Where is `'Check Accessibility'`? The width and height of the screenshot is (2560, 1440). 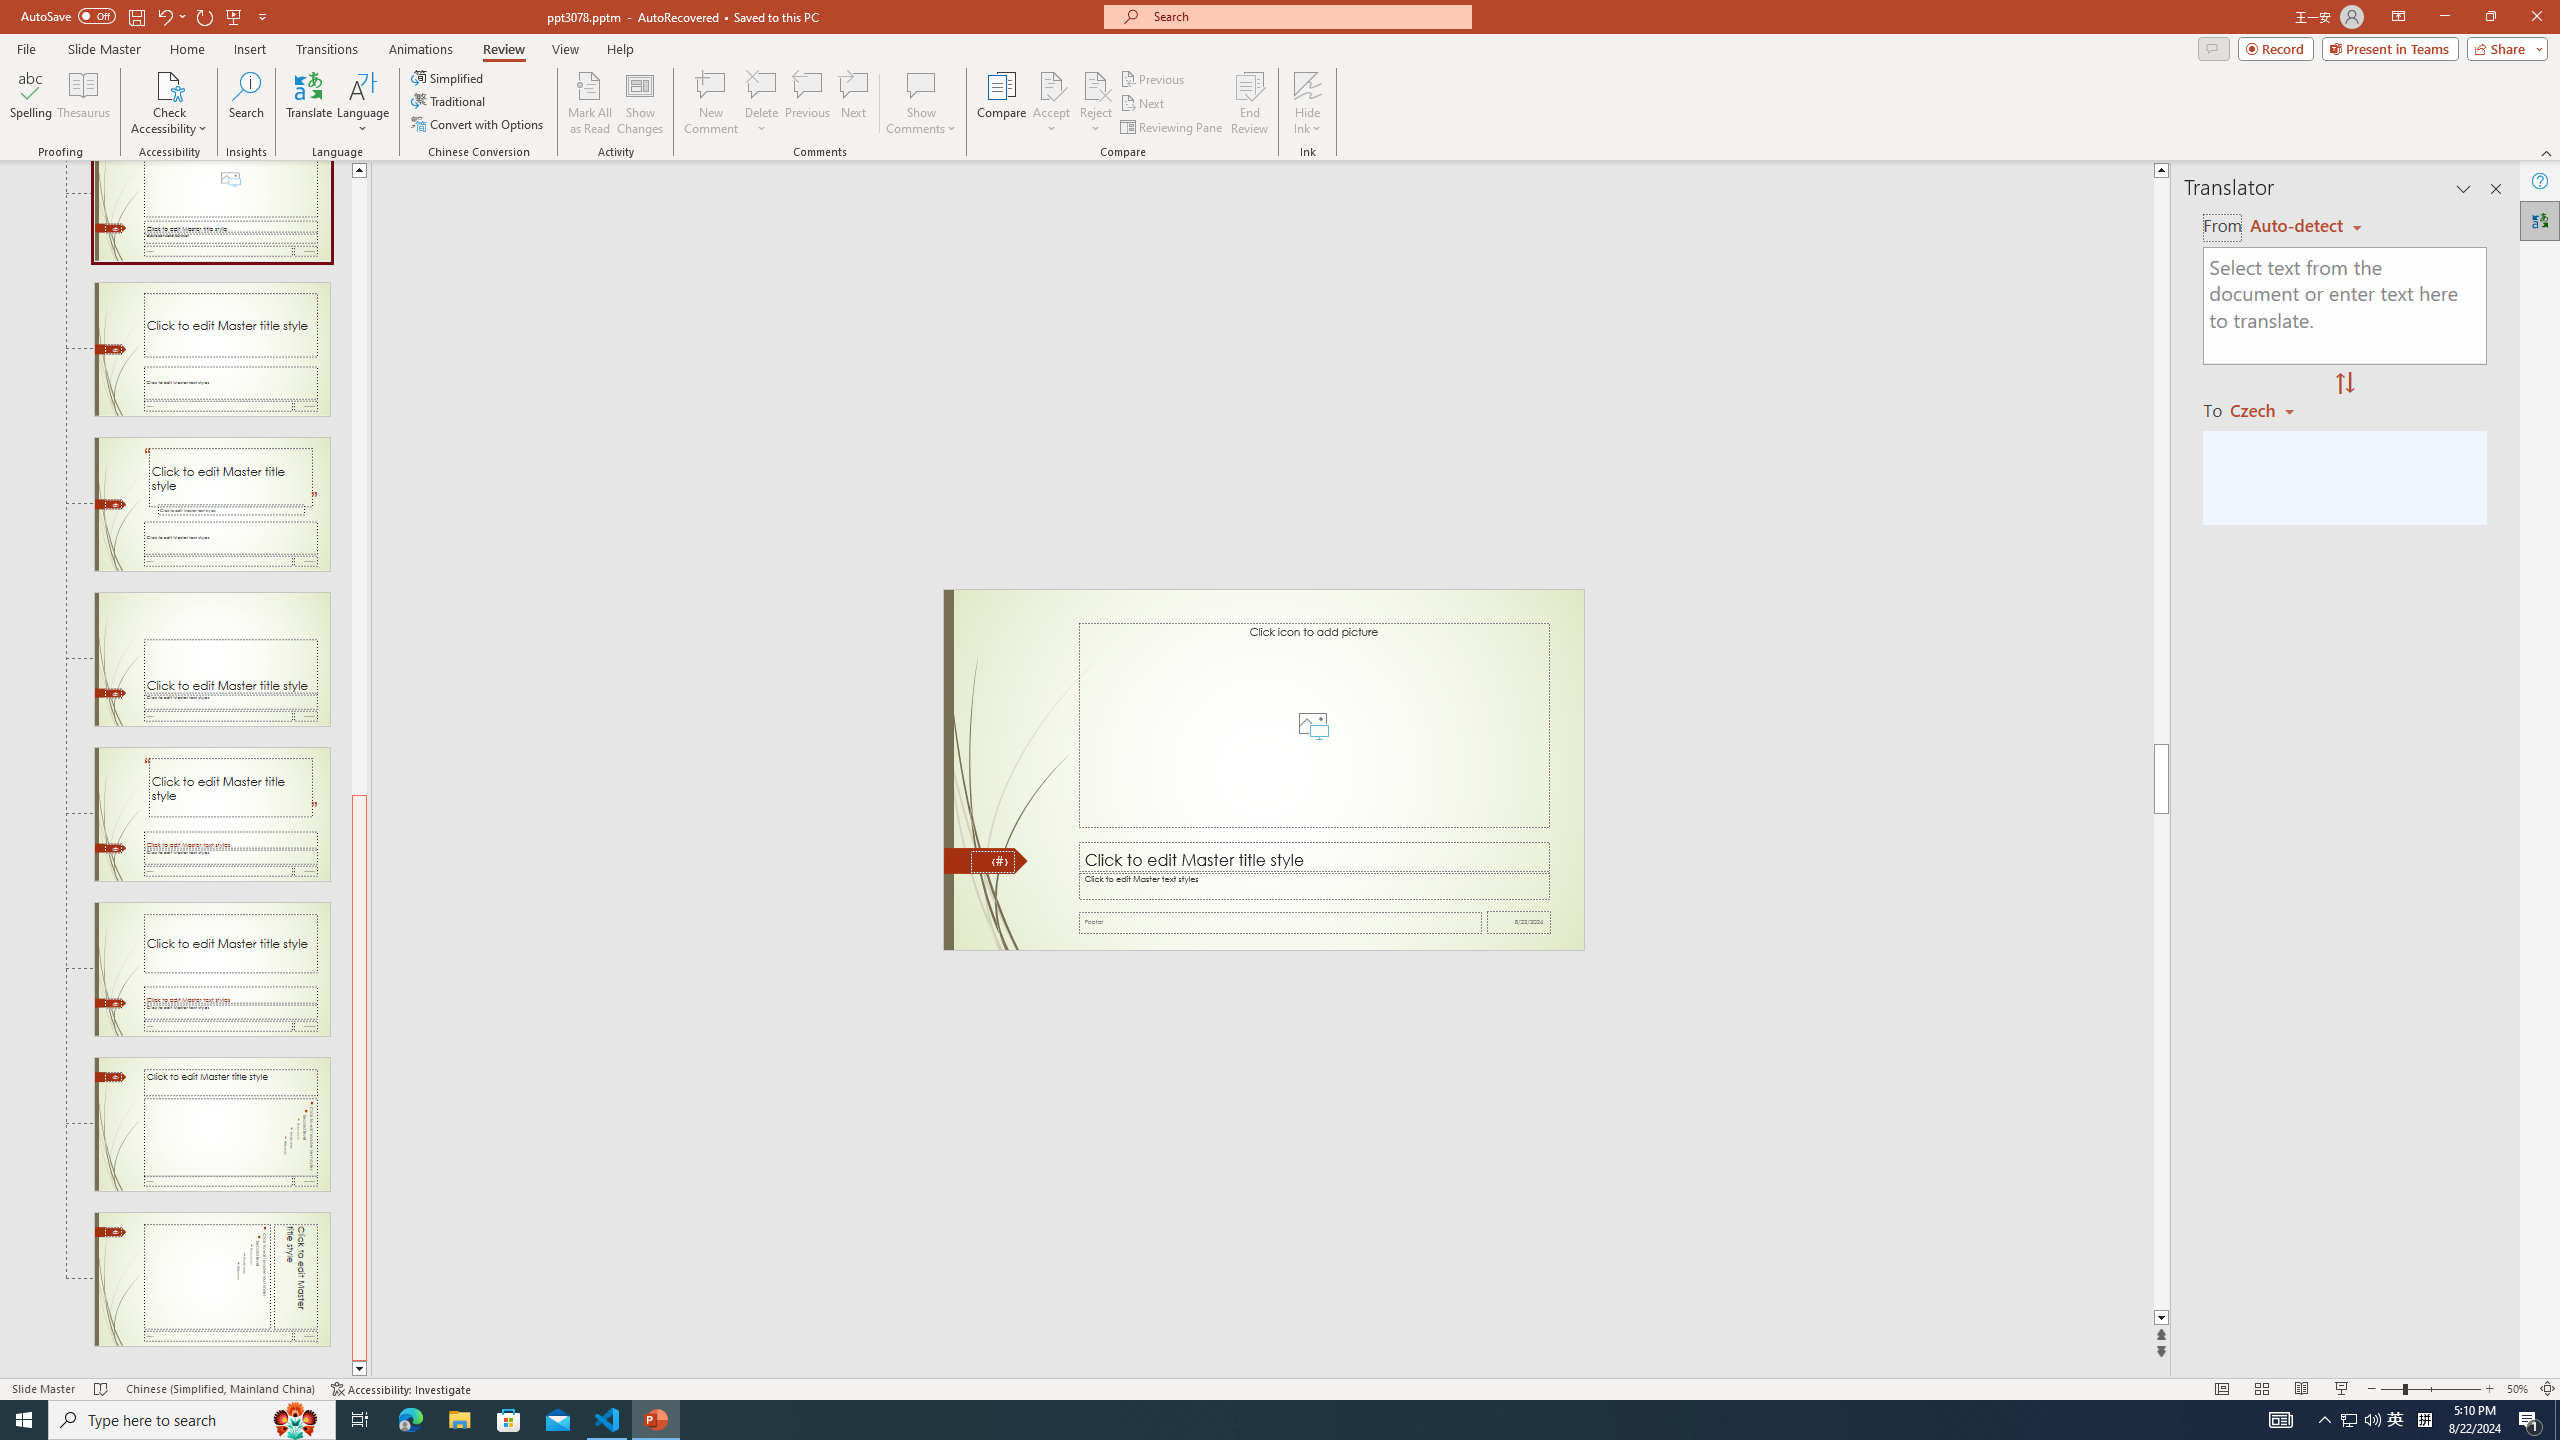 'Check Accessibility' is located at coordinates (167, 84).